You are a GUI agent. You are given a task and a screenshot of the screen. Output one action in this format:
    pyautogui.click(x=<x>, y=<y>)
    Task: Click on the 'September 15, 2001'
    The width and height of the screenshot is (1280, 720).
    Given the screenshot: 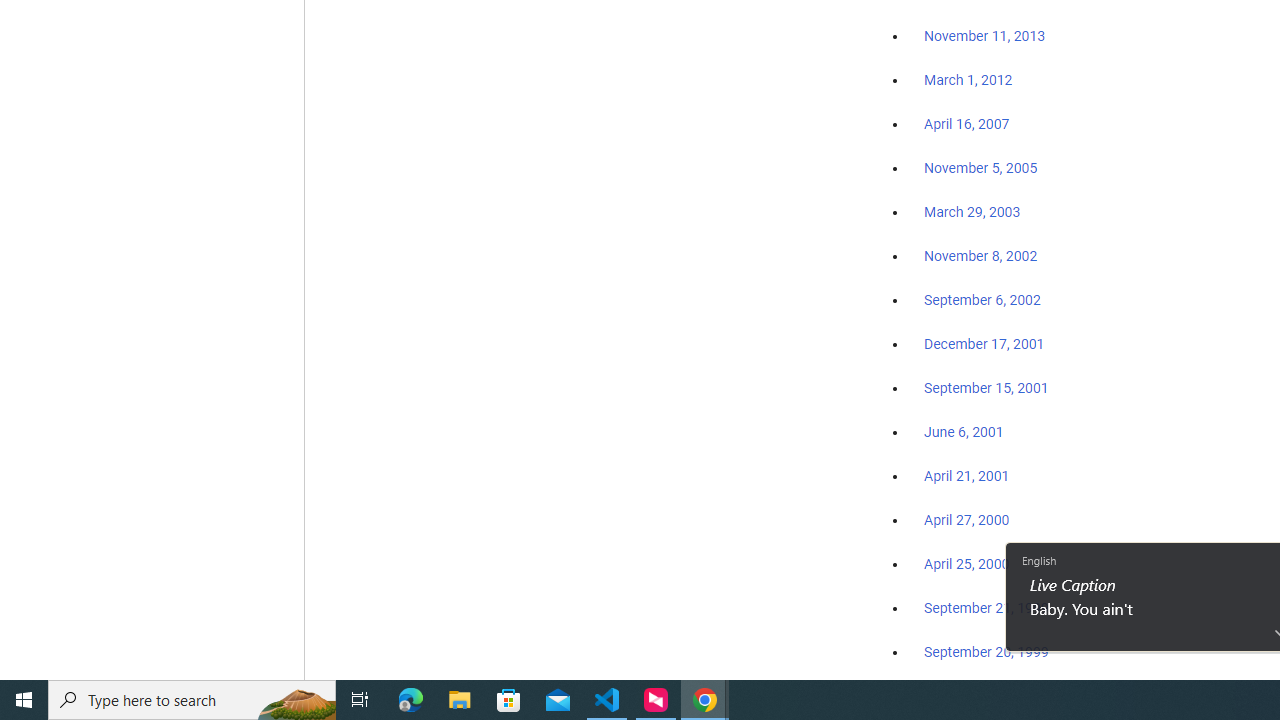 What is the action you would take?
    pyautogui.click(x=986, y=387)
    